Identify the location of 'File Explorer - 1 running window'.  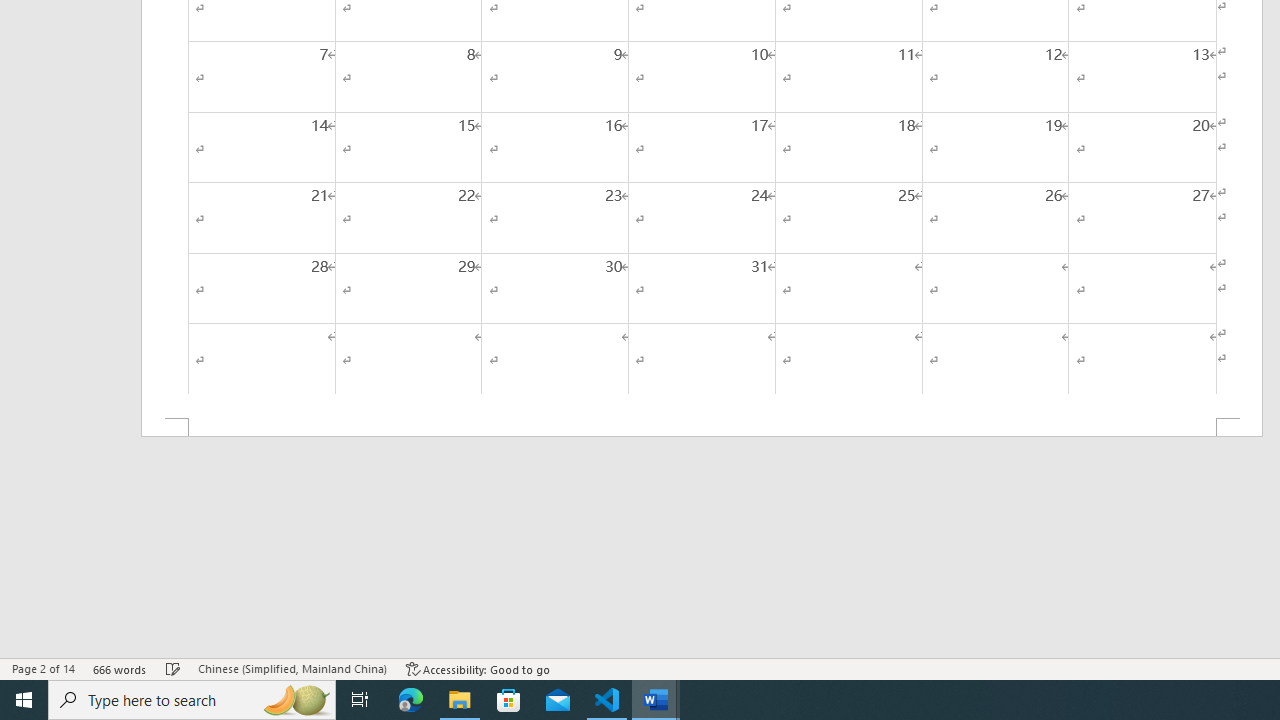
(459, 698).